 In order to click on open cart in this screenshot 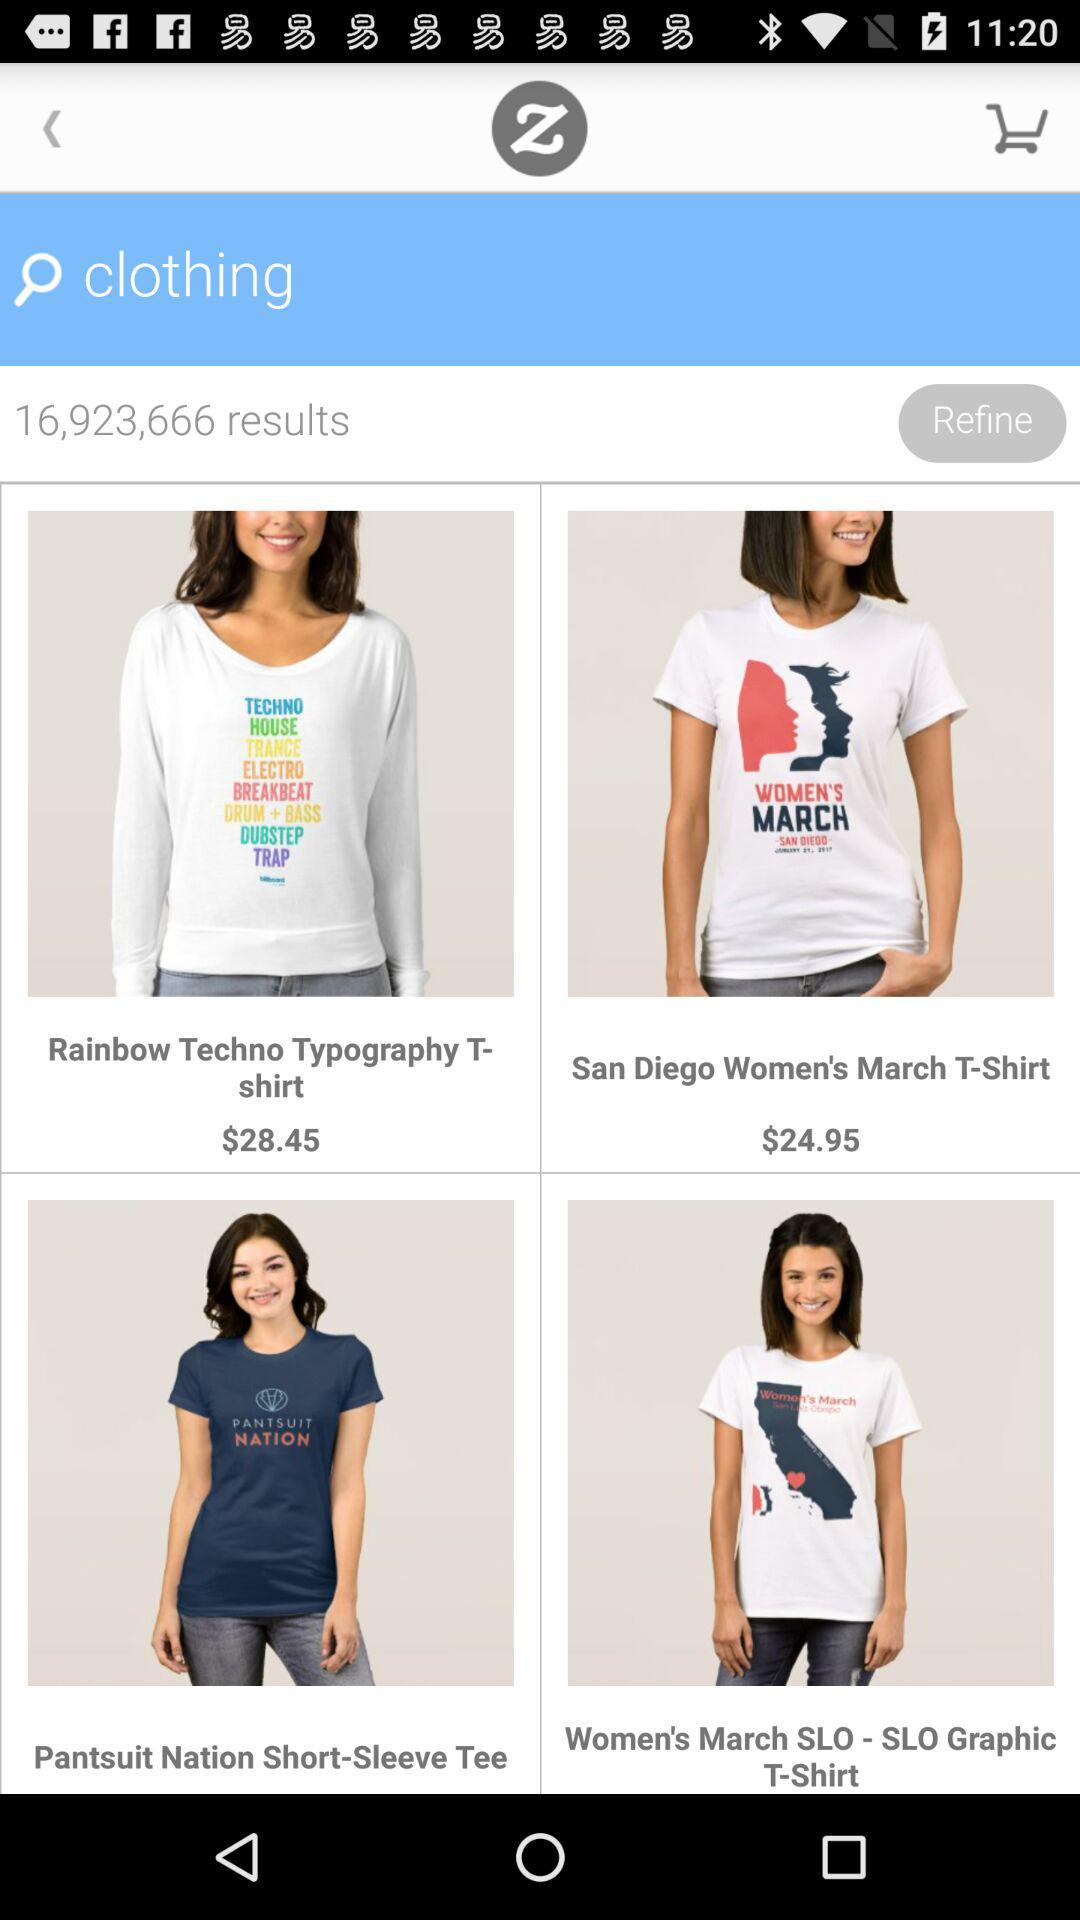, I will do `click(1017, 127)`.